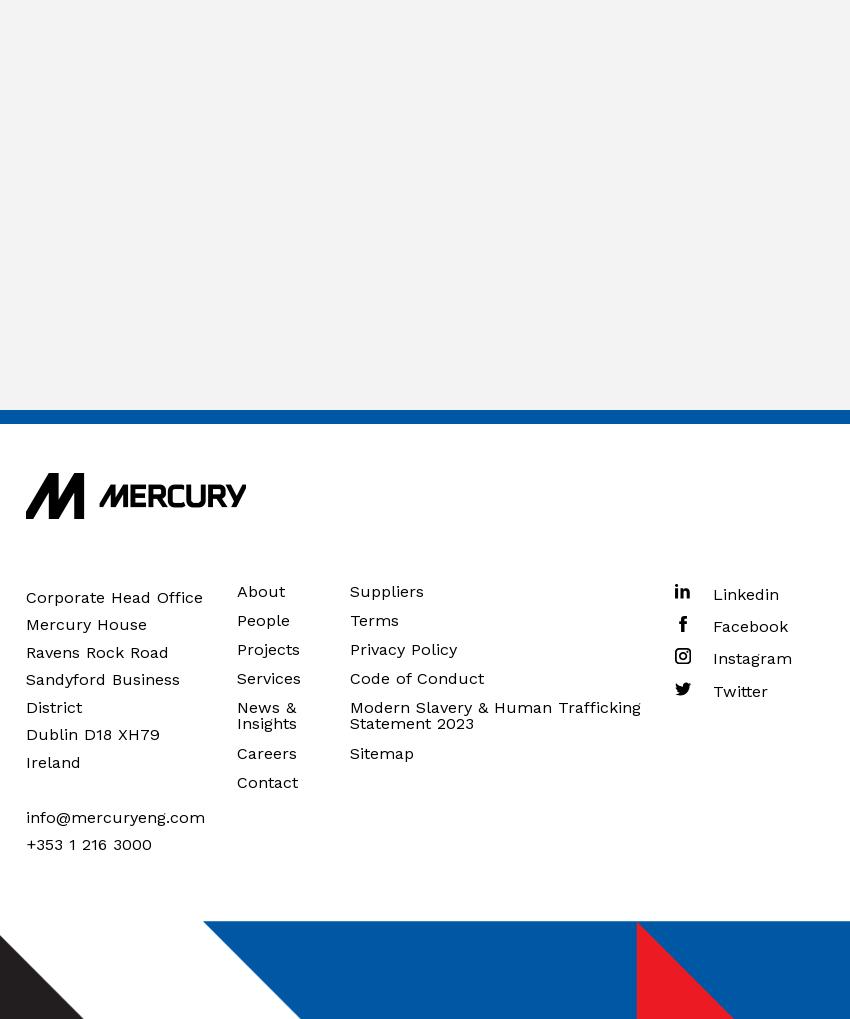  What do you see at coordinates (264, 751) in the screenshot?
I see `'Careers'` at bounding box center [264, 751].